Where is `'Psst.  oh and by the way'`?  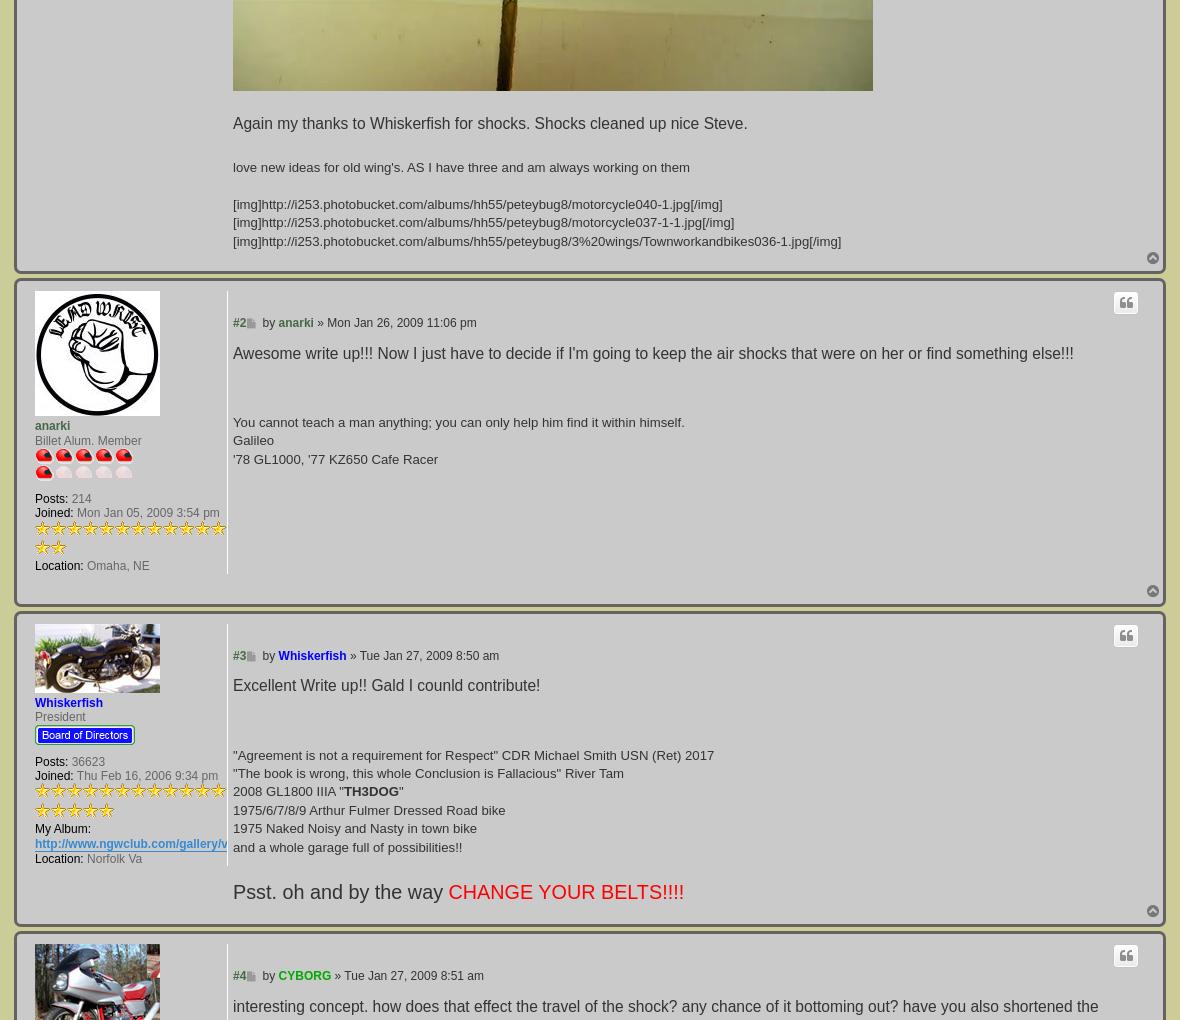 'Psst.  oh and by the way' is located at coordinates (336, 889).